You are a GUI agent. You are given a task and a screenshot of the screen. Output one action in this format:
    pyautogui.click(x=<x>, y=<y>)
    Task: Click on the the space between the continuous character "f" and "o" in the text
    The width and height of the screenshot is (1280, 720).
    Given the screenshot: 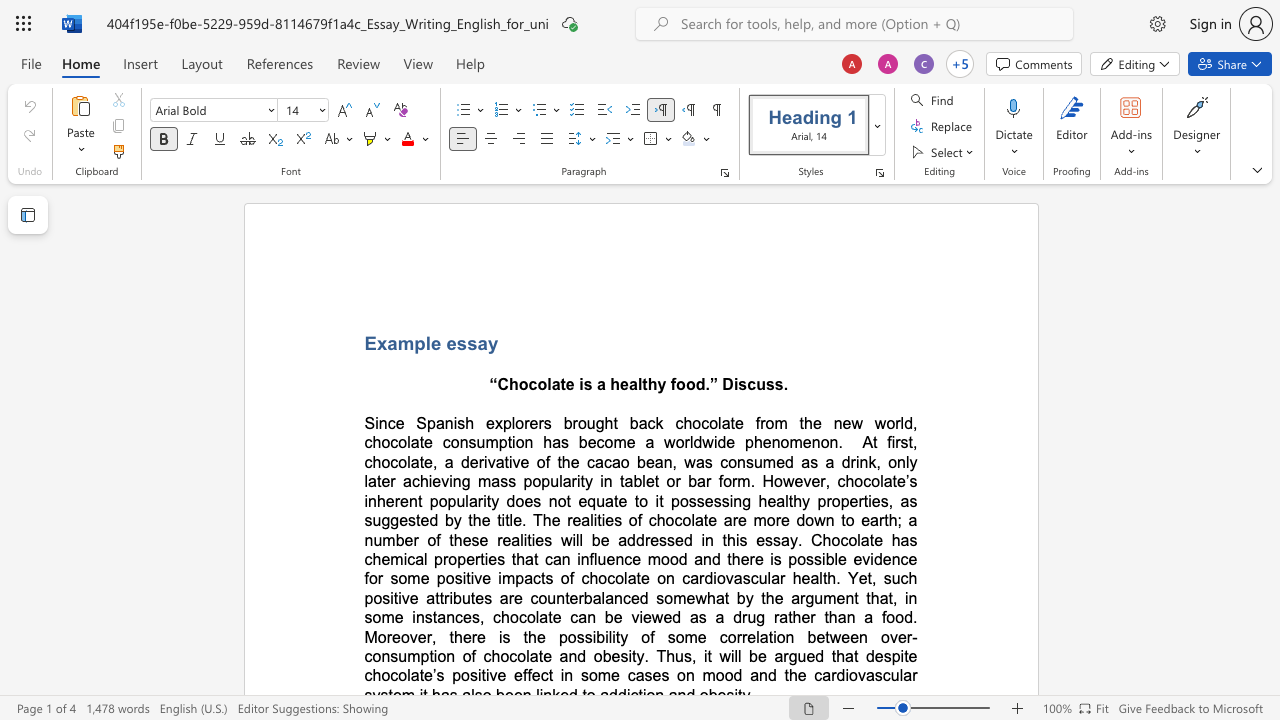 What is the action you would take?
    pyautogui.click(x=677, y=384)
    